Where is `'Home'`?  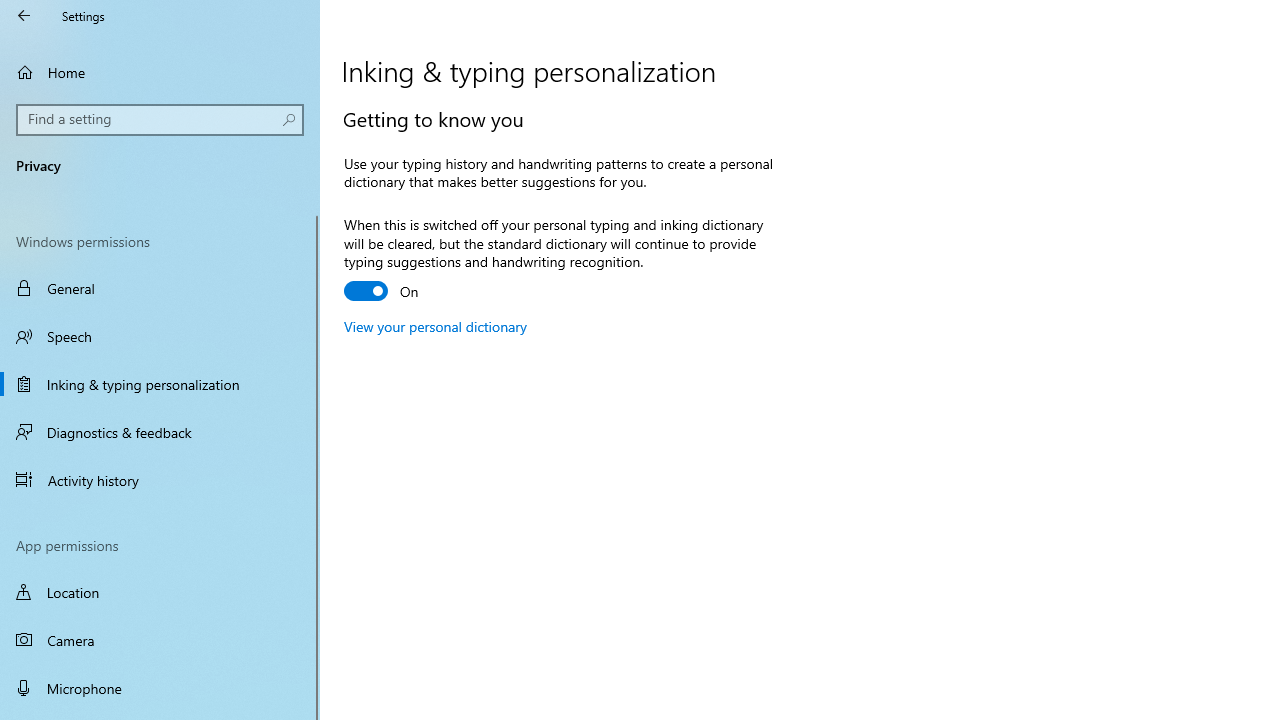
'Home' is located at coordinates (160, 71).